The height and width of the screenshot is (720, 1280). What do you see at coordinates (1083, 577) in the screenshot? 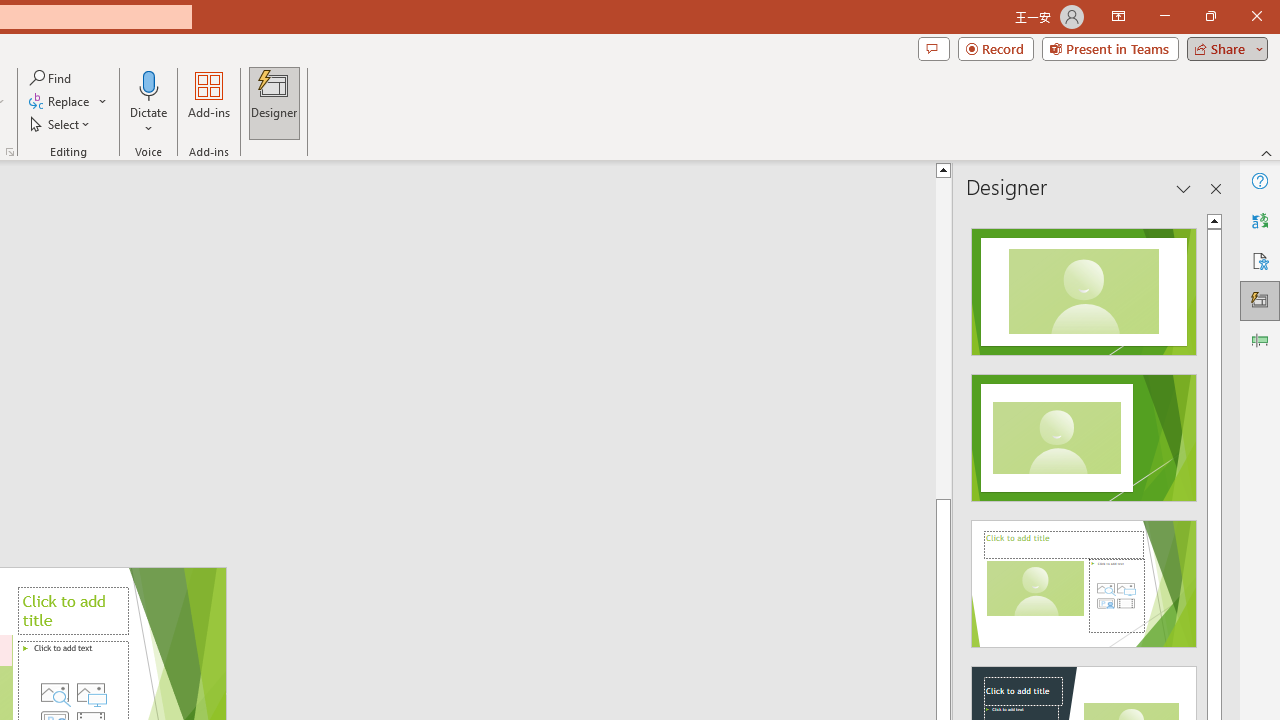
I see `'Design Idea'` at bounding box center [1083, 577].